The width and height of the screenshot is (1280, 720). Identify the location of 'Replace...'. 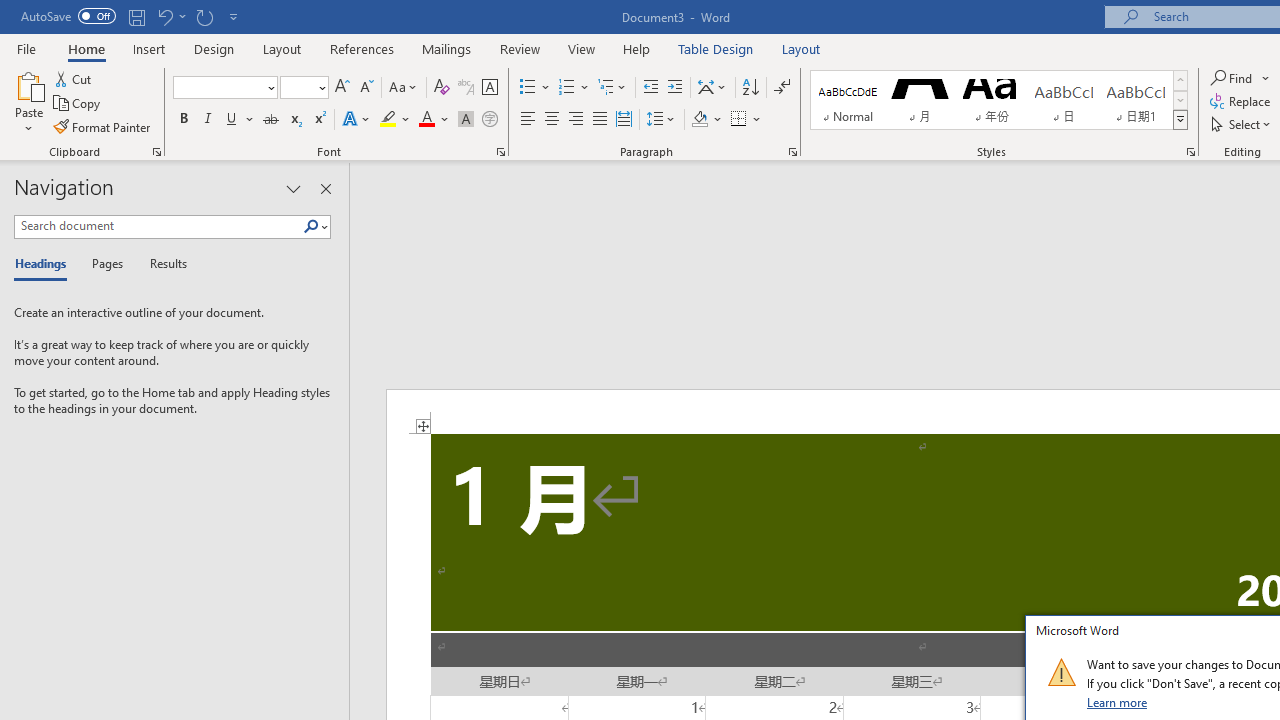
(1241, 101).